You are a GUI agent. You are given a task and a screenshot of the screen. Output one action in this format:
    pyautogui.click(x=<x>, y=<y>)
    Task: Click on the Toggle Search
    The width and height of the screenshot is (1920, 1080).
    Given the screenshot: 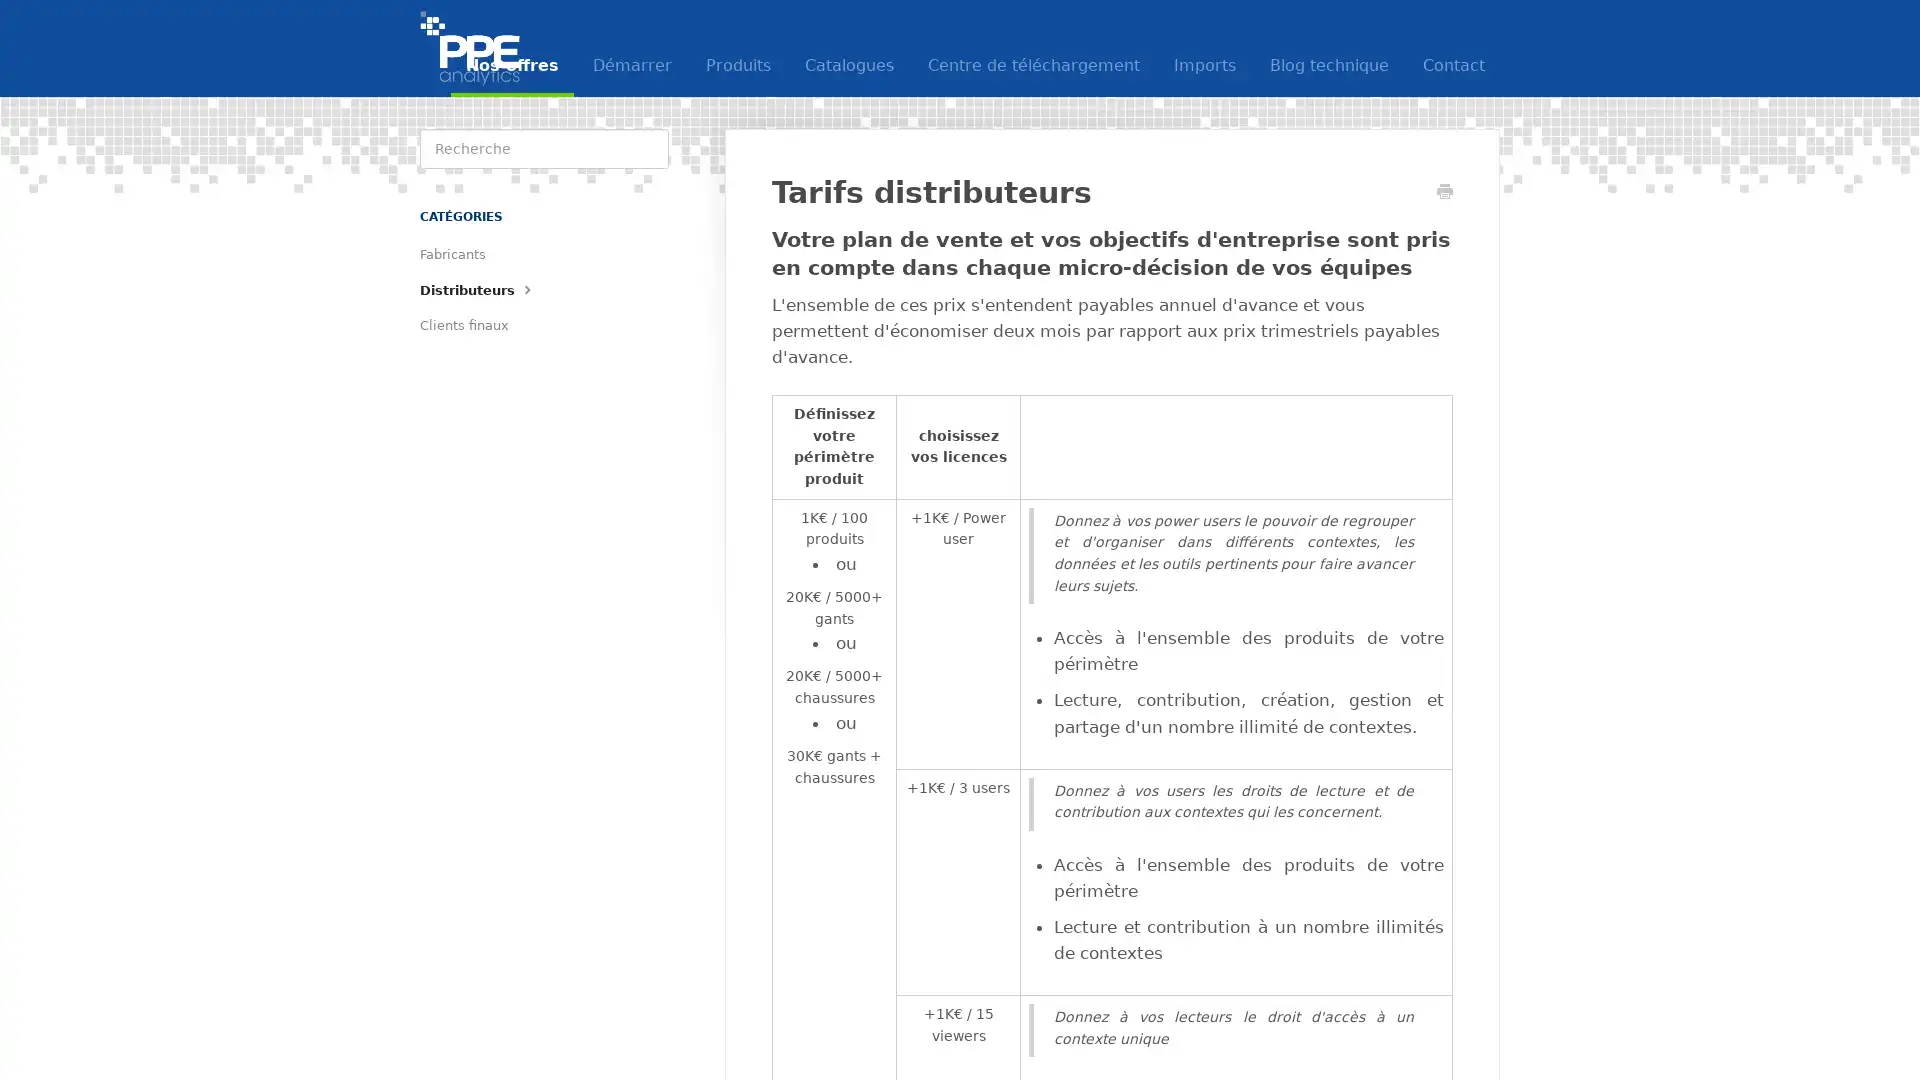 What is the action you would take?
    pyautogui.click(x=648, y=148)
    